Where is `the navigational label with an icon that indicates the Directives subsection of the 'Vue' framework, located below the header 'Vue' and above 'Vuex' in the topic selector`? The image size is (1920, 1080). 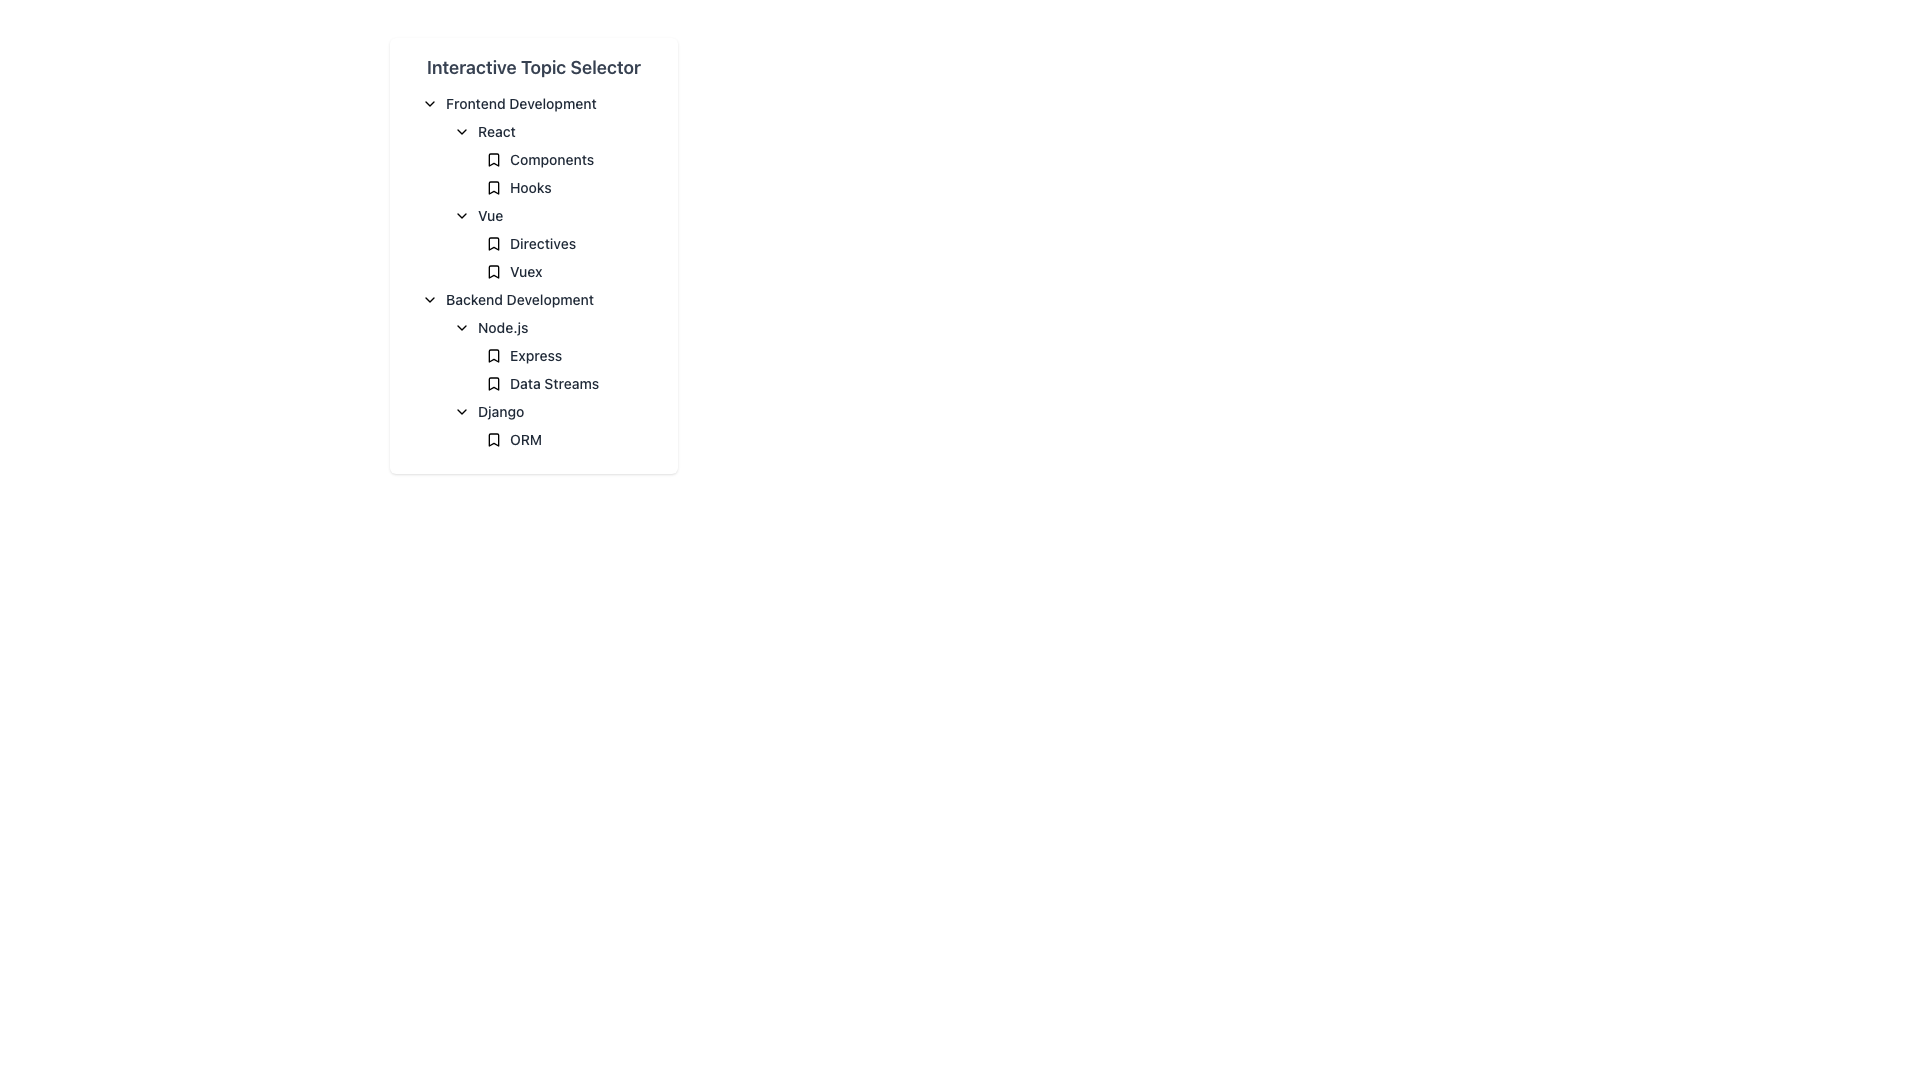 the navigational label with an icon that indicates the Directives subsection of the 'Vue' framework, located below the header 'Vue' and above 'Vuex' in the topic selector is located at coordinates (573, 242).